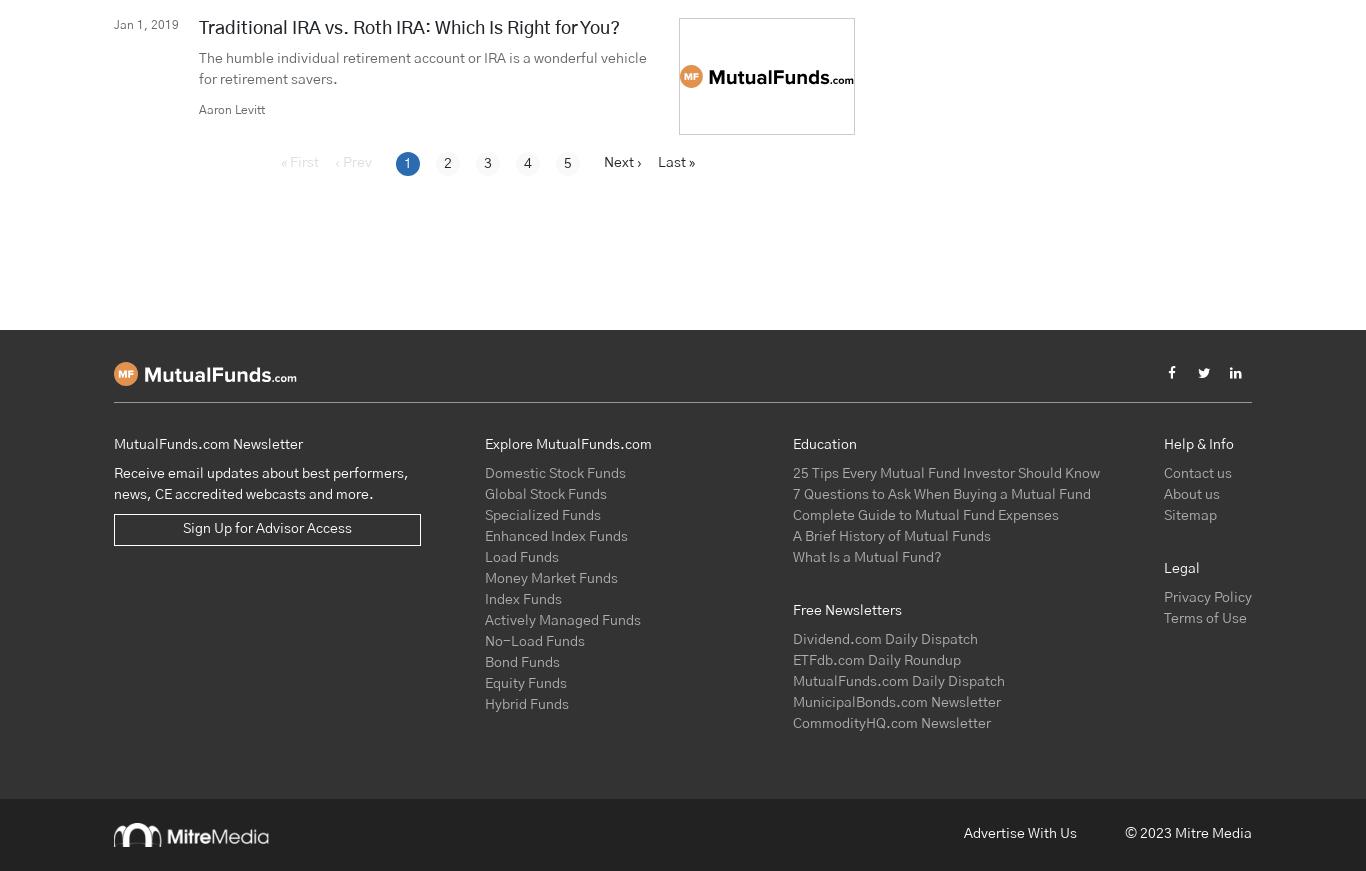 This screenshot has width=1366, height=871. I want to click on 'Traditional IRA vs. Roth IRA: Which Is Right for You?', so click(408, 26).